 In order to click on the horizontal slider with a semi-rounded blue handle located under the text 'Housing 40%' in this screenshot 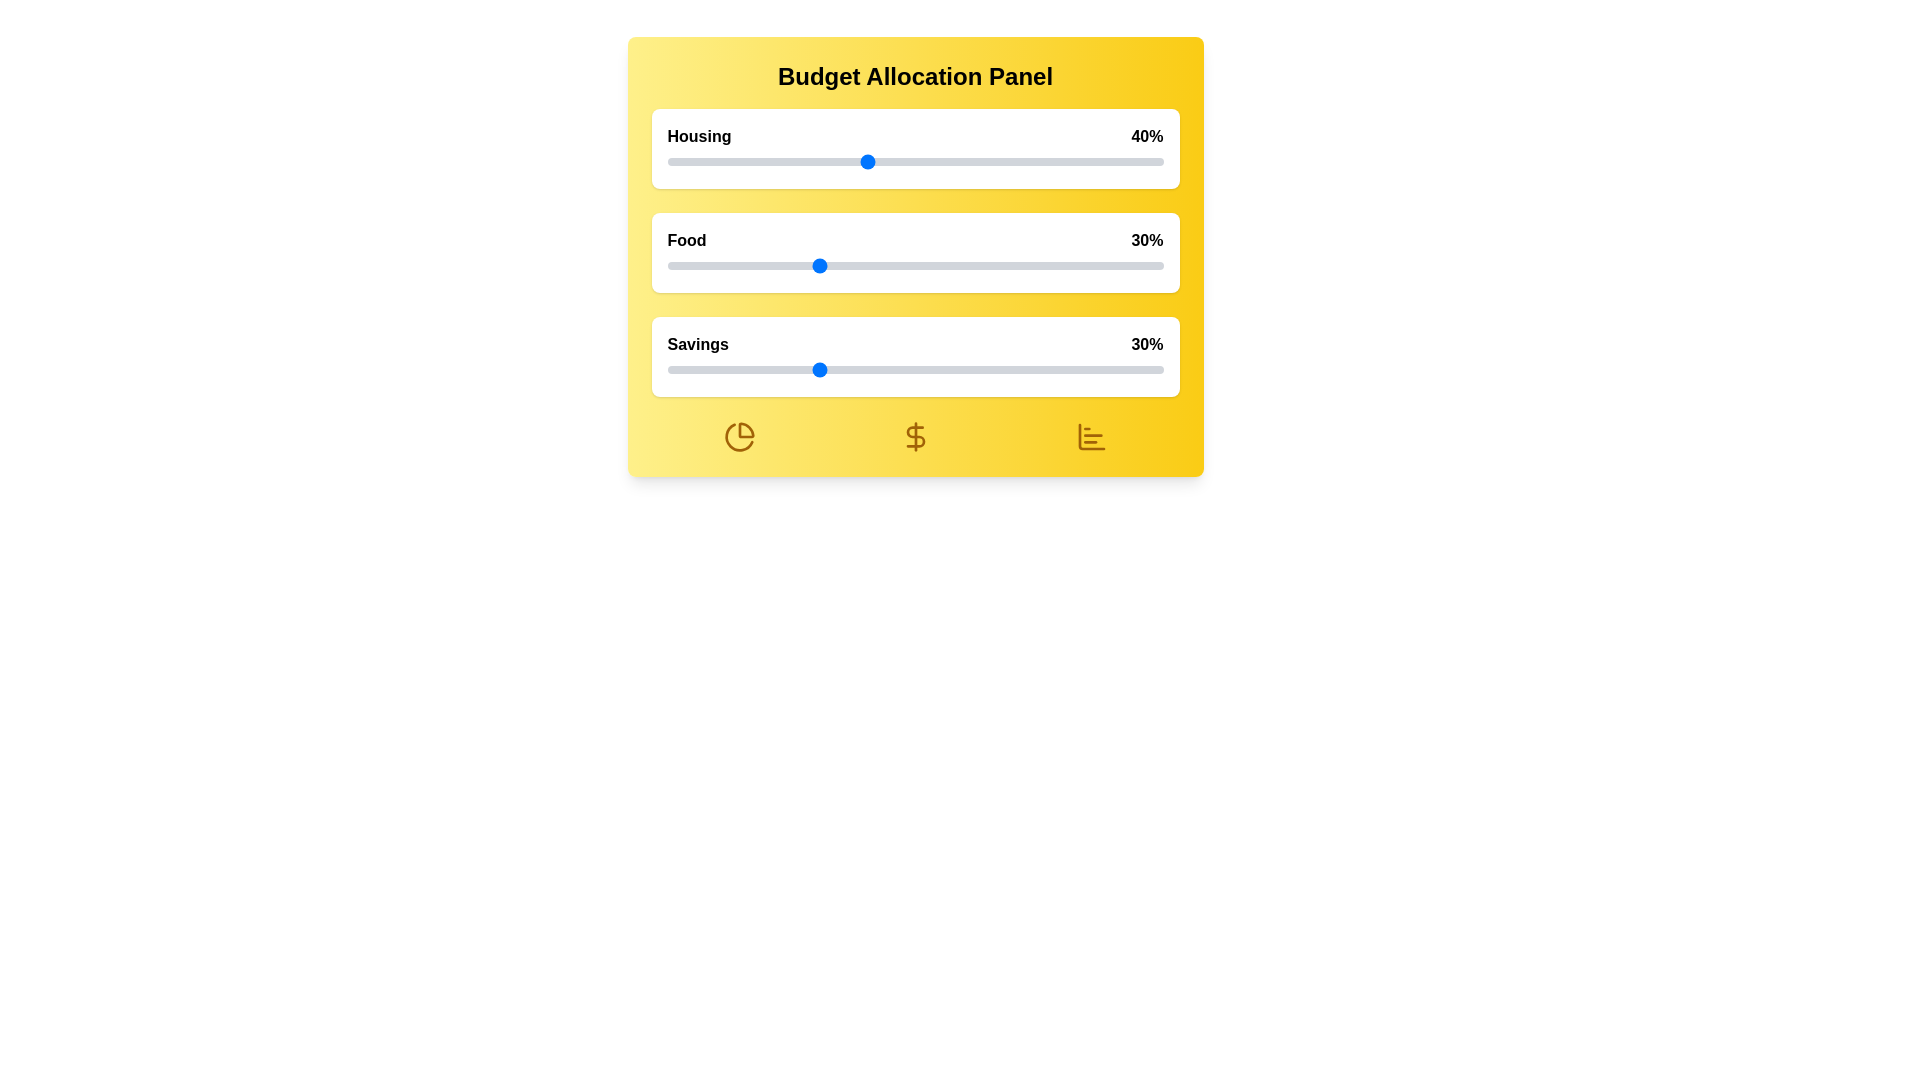, I will do `click(914, 161)`.